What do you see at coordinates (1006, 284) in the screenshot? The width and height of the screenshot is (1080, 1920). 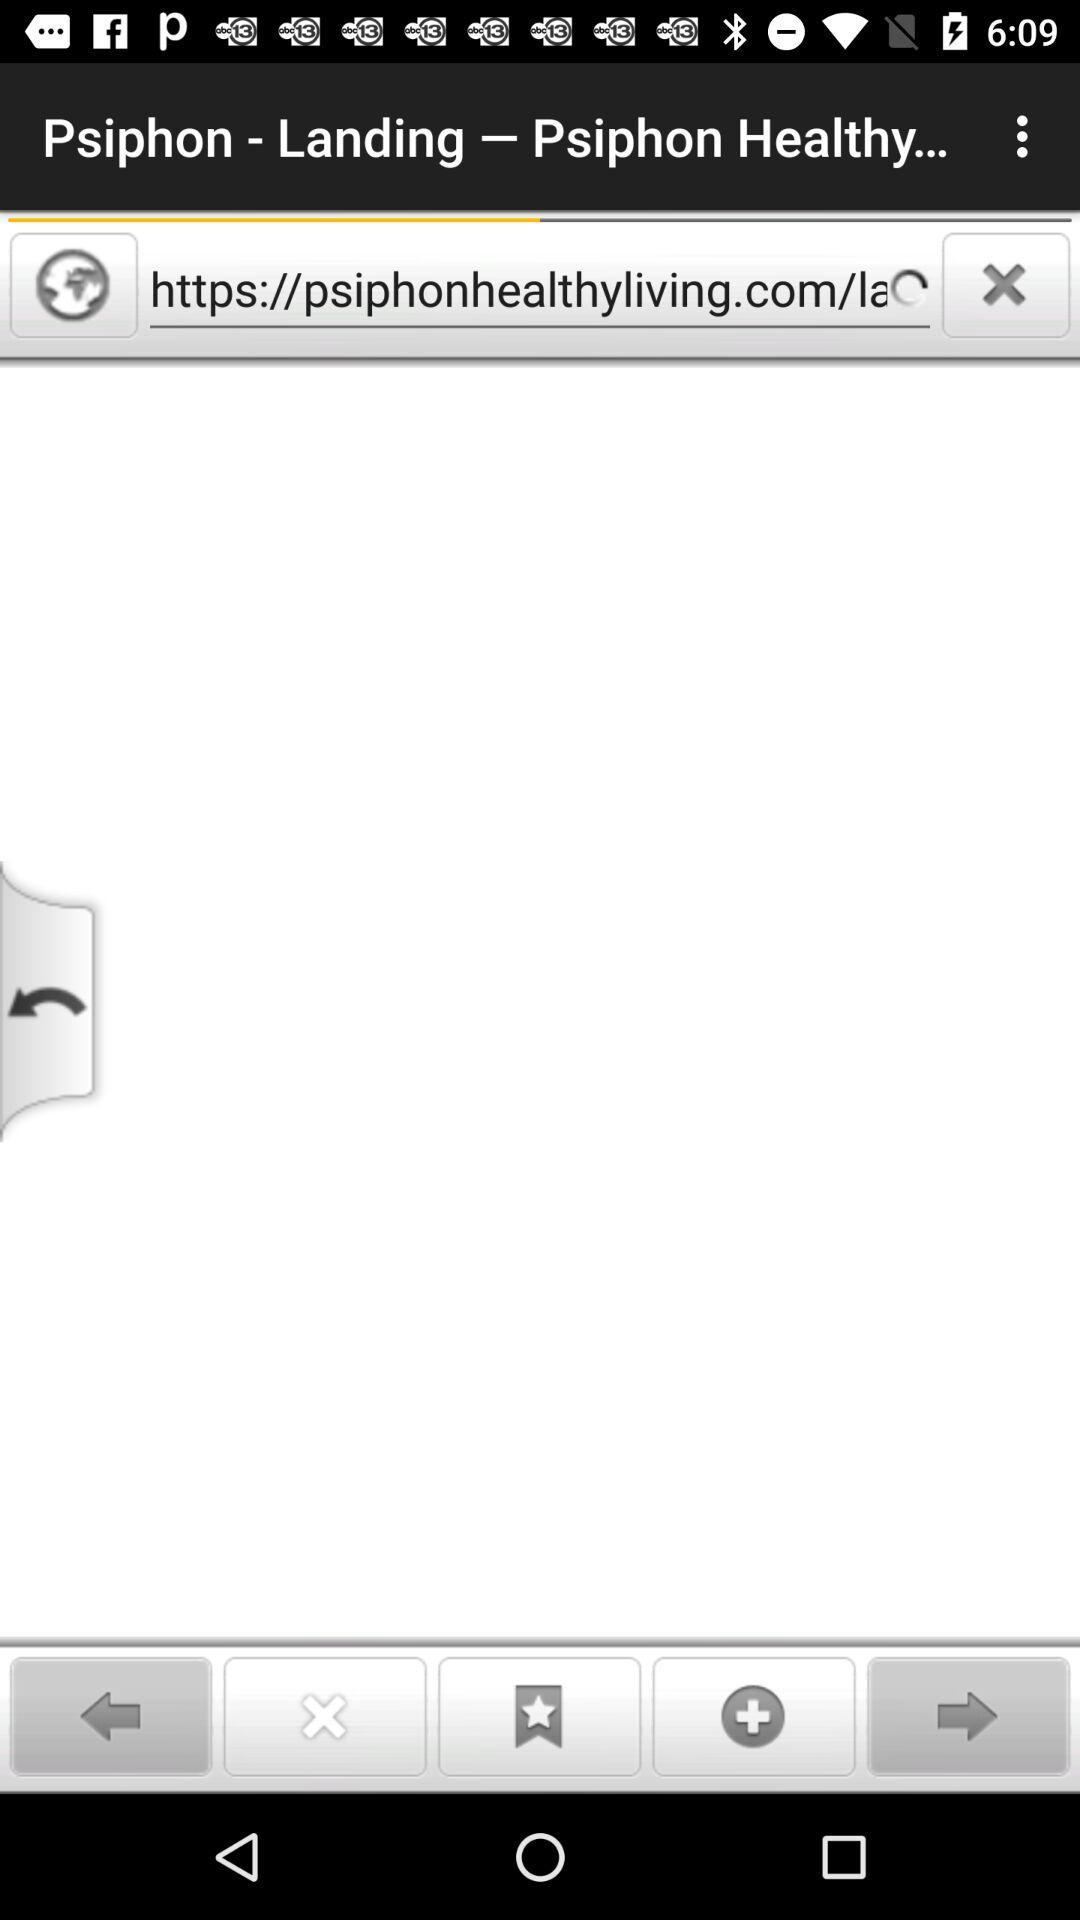 I see `stop page load` at bounding box center [1006, 284].